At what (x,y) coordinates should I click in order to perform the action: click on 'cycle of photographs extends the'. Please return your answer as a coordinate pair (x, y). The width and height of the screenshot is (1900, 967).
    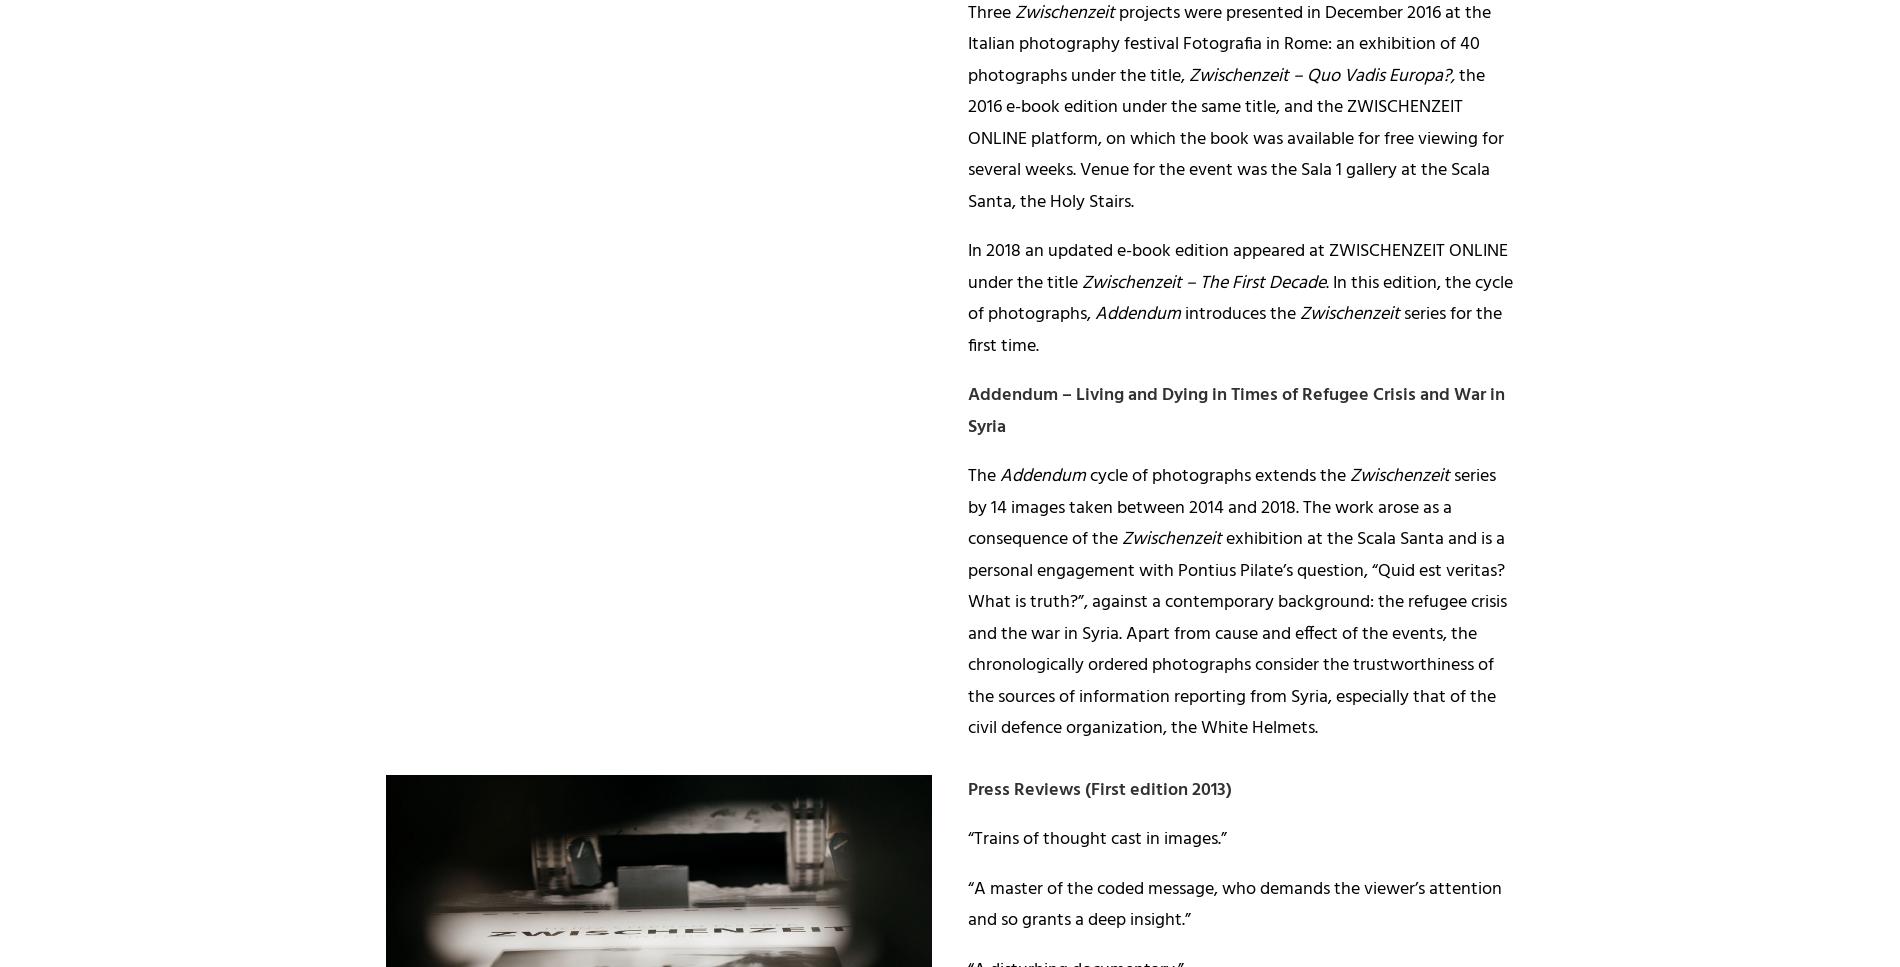
    Looking at the image, I should click on (1217, 476).